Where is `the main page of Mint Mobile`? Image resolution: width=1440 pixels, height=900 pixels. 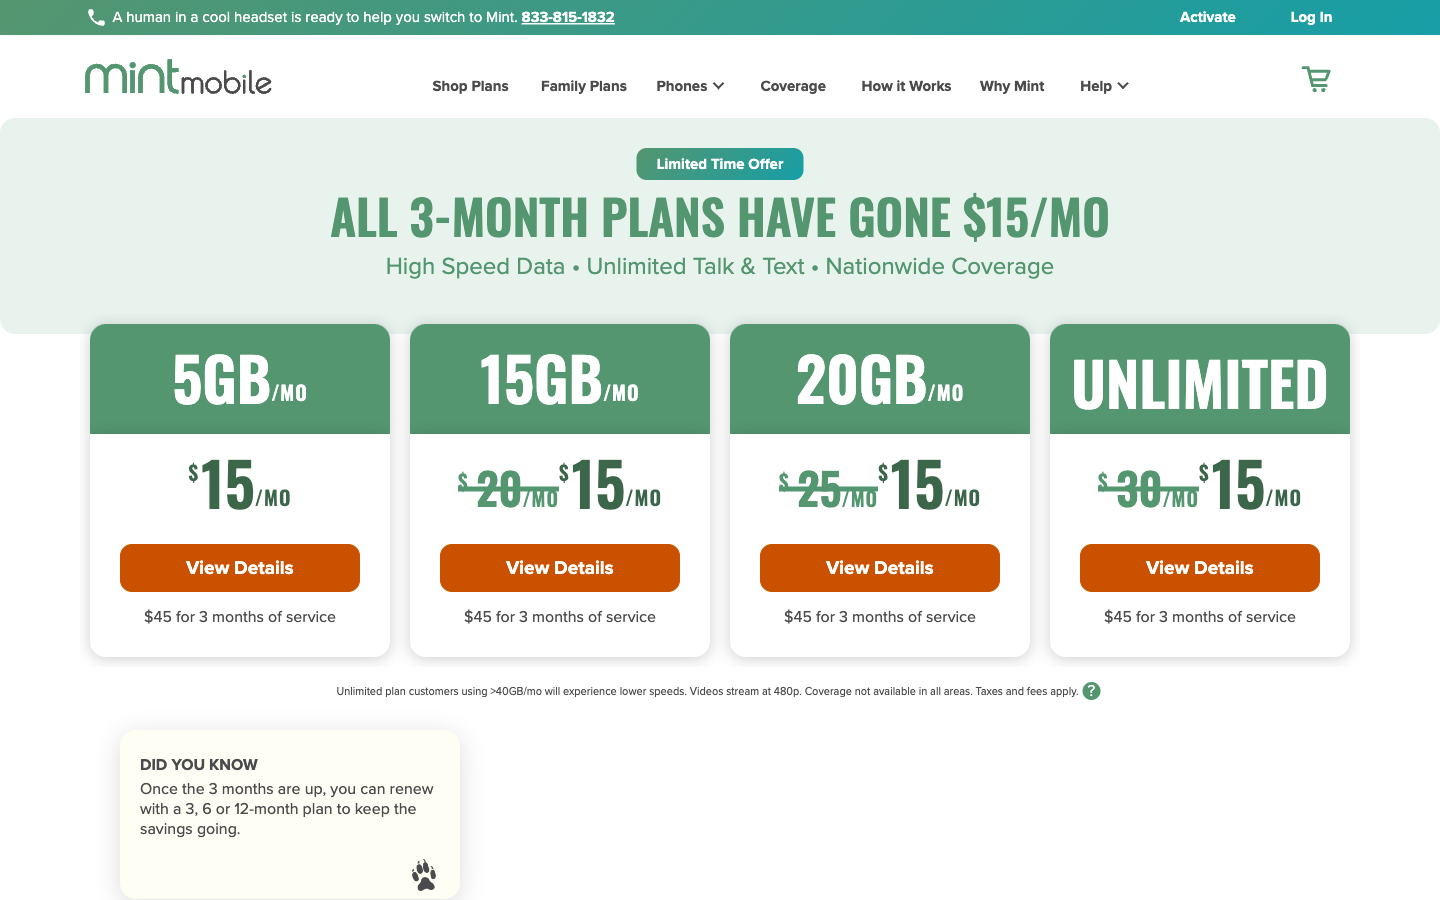 the main page of Mint Mobile is located at coordinates (177, 75).